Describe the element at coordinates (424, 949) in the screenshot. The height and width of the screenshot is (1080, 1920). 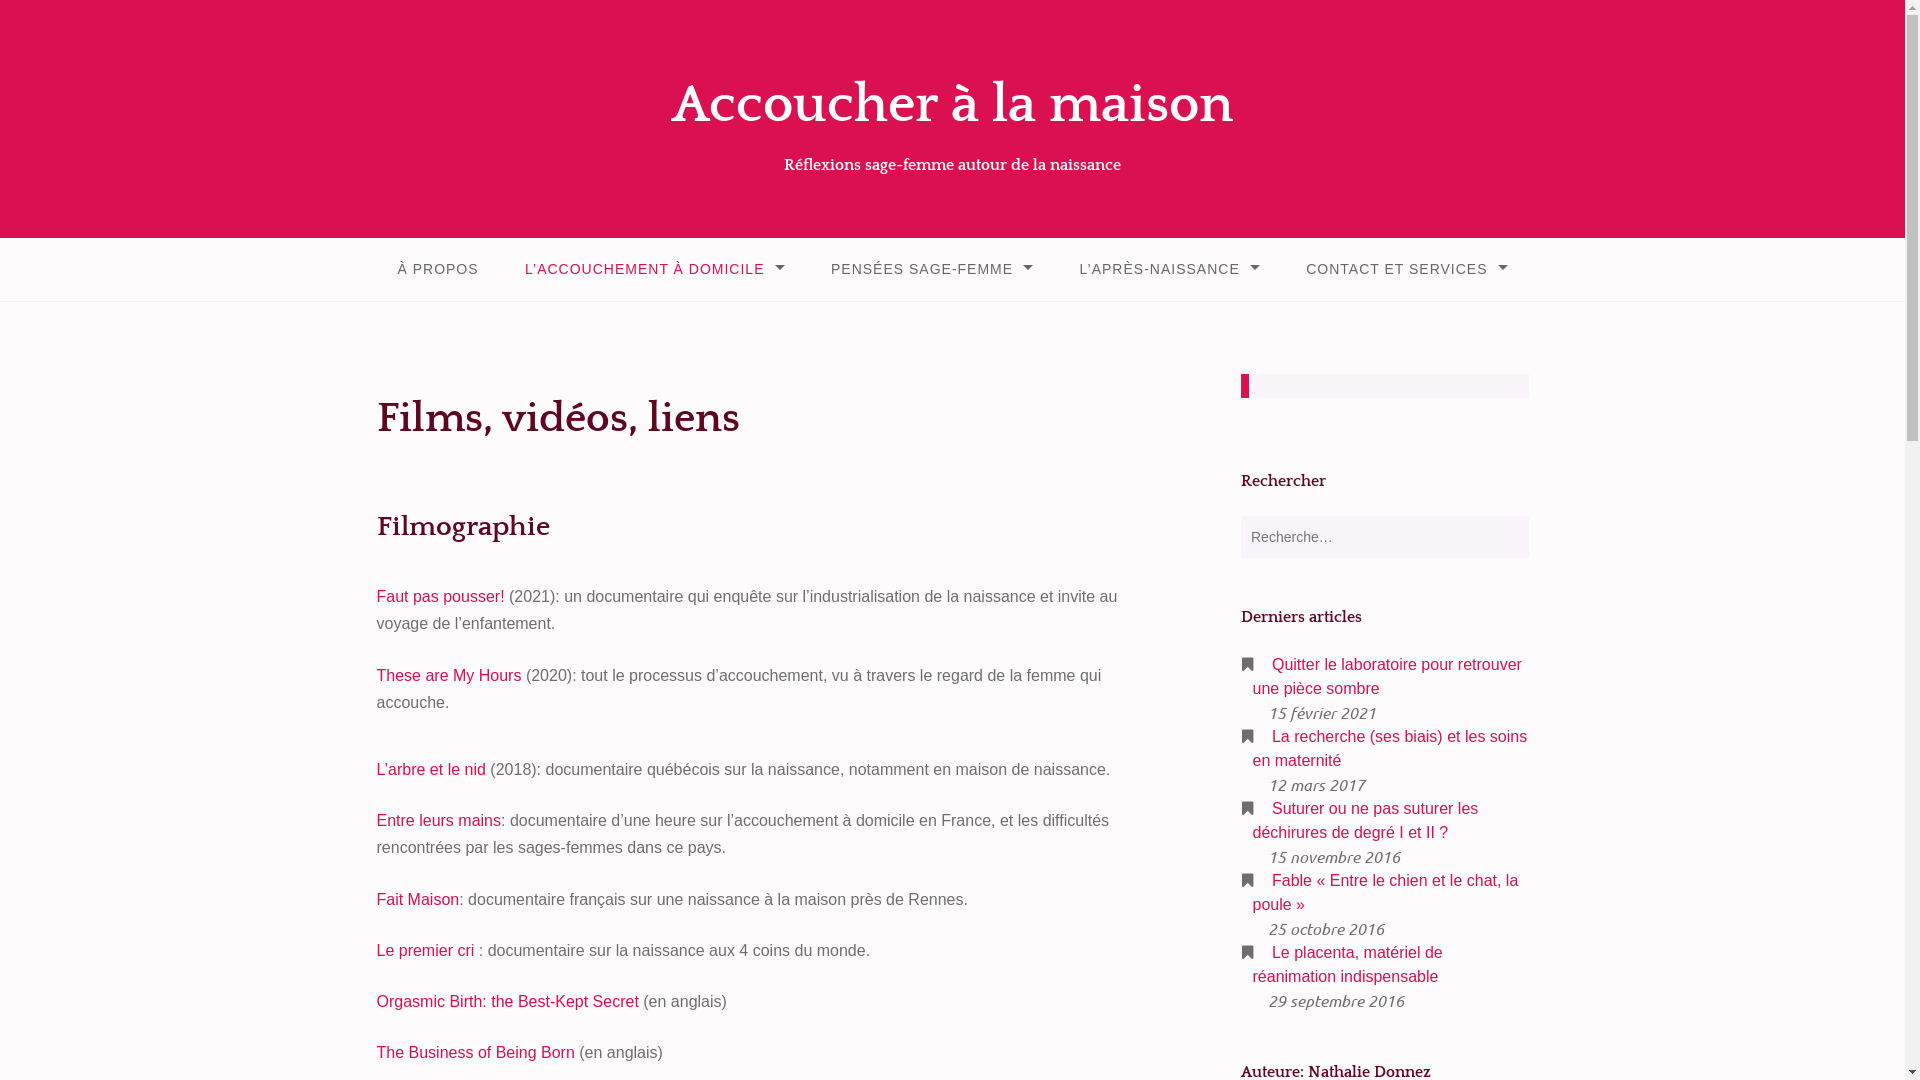
I see `'Le premier cri'` at that location.